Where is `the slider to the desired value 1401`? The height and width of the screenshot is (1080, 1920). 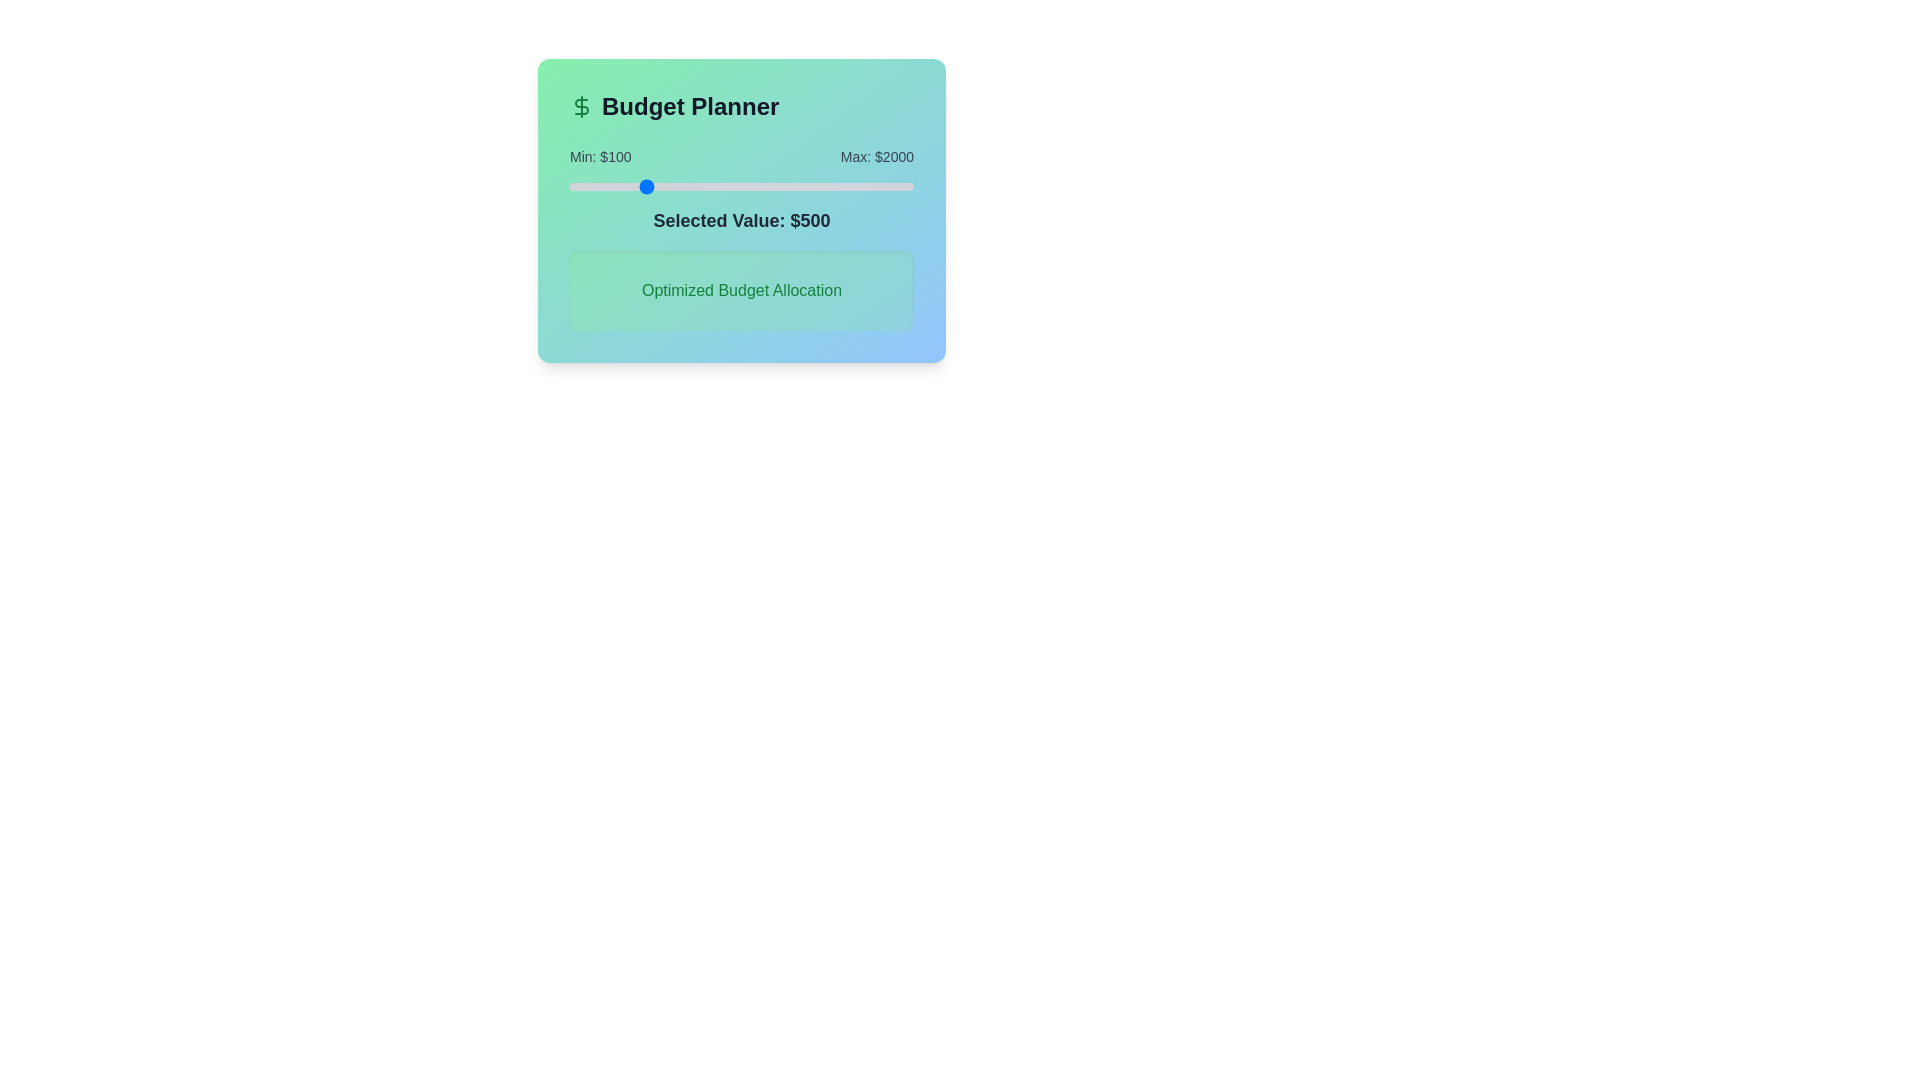
the slider to the desired value 1401 is located at coordinates (805, 186).